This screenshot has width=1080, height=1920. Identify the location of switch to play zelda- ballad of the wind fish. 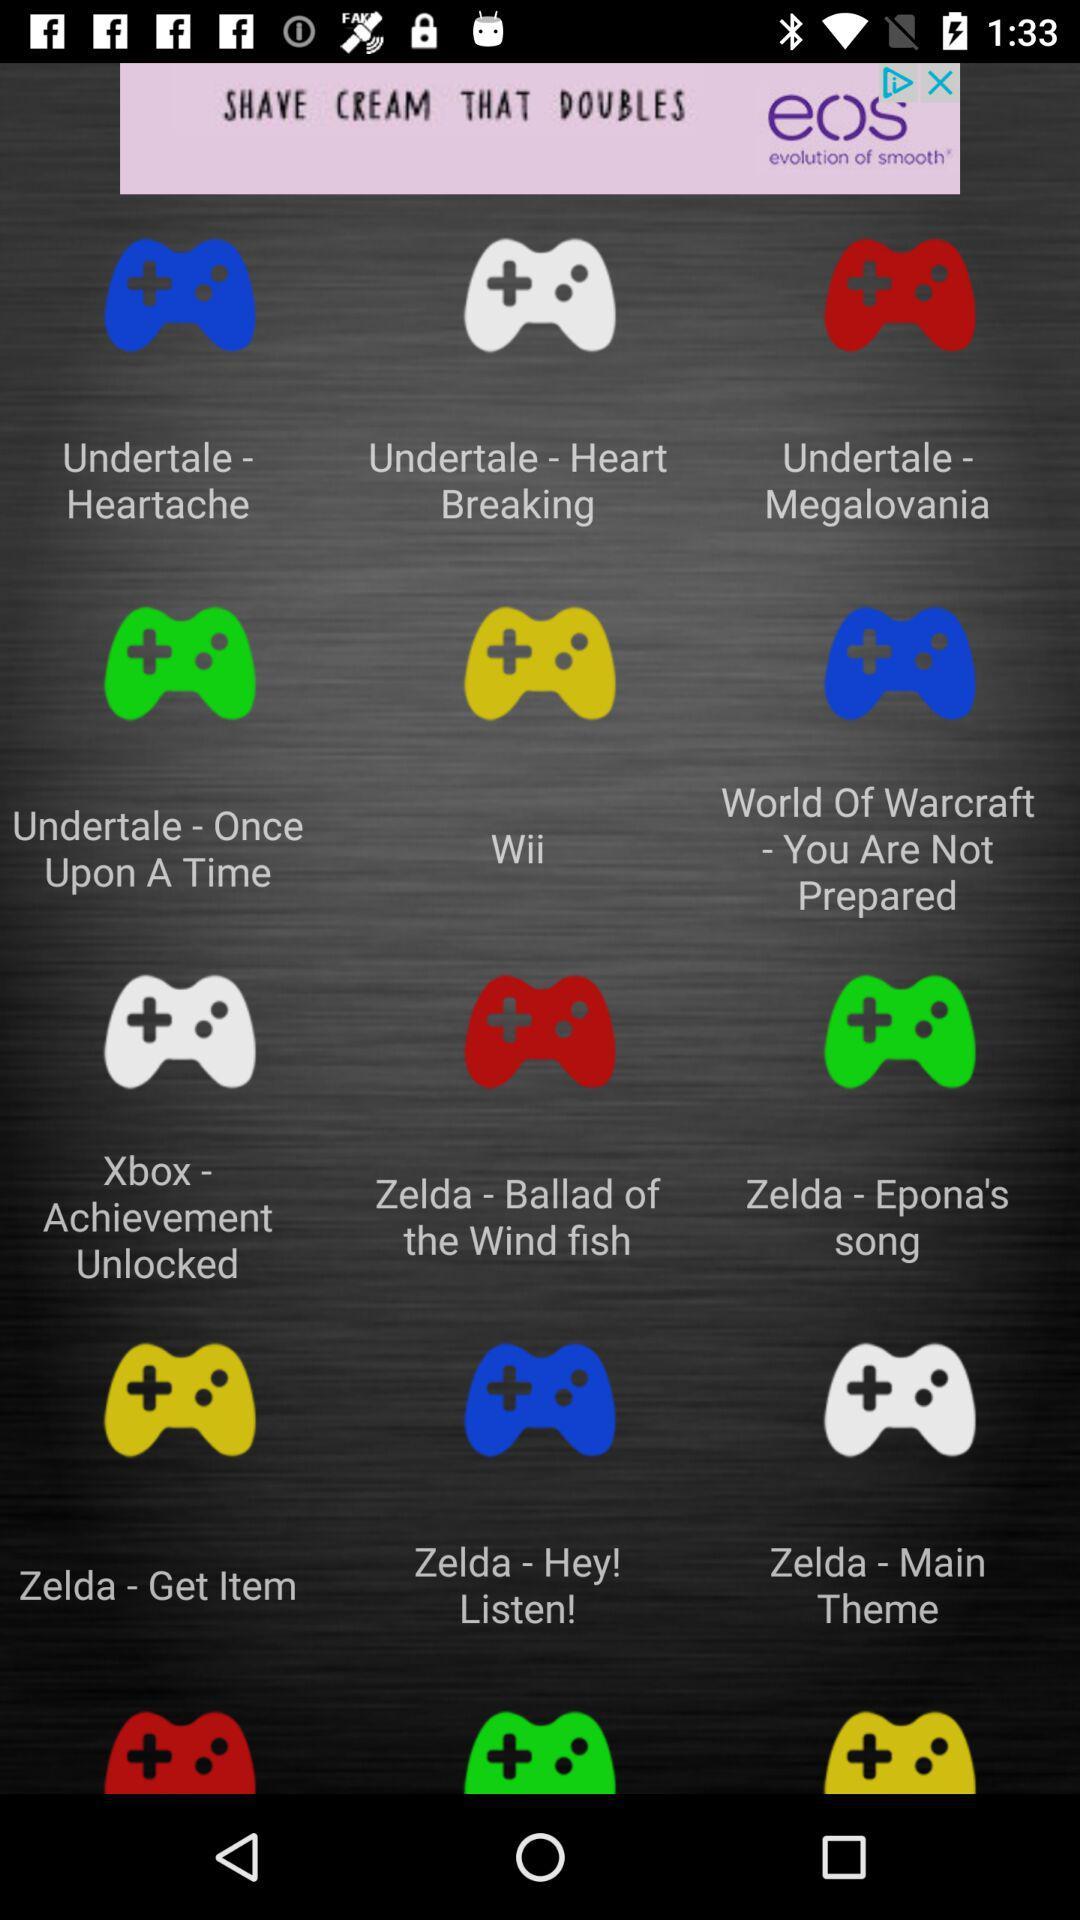
(540, 1032).